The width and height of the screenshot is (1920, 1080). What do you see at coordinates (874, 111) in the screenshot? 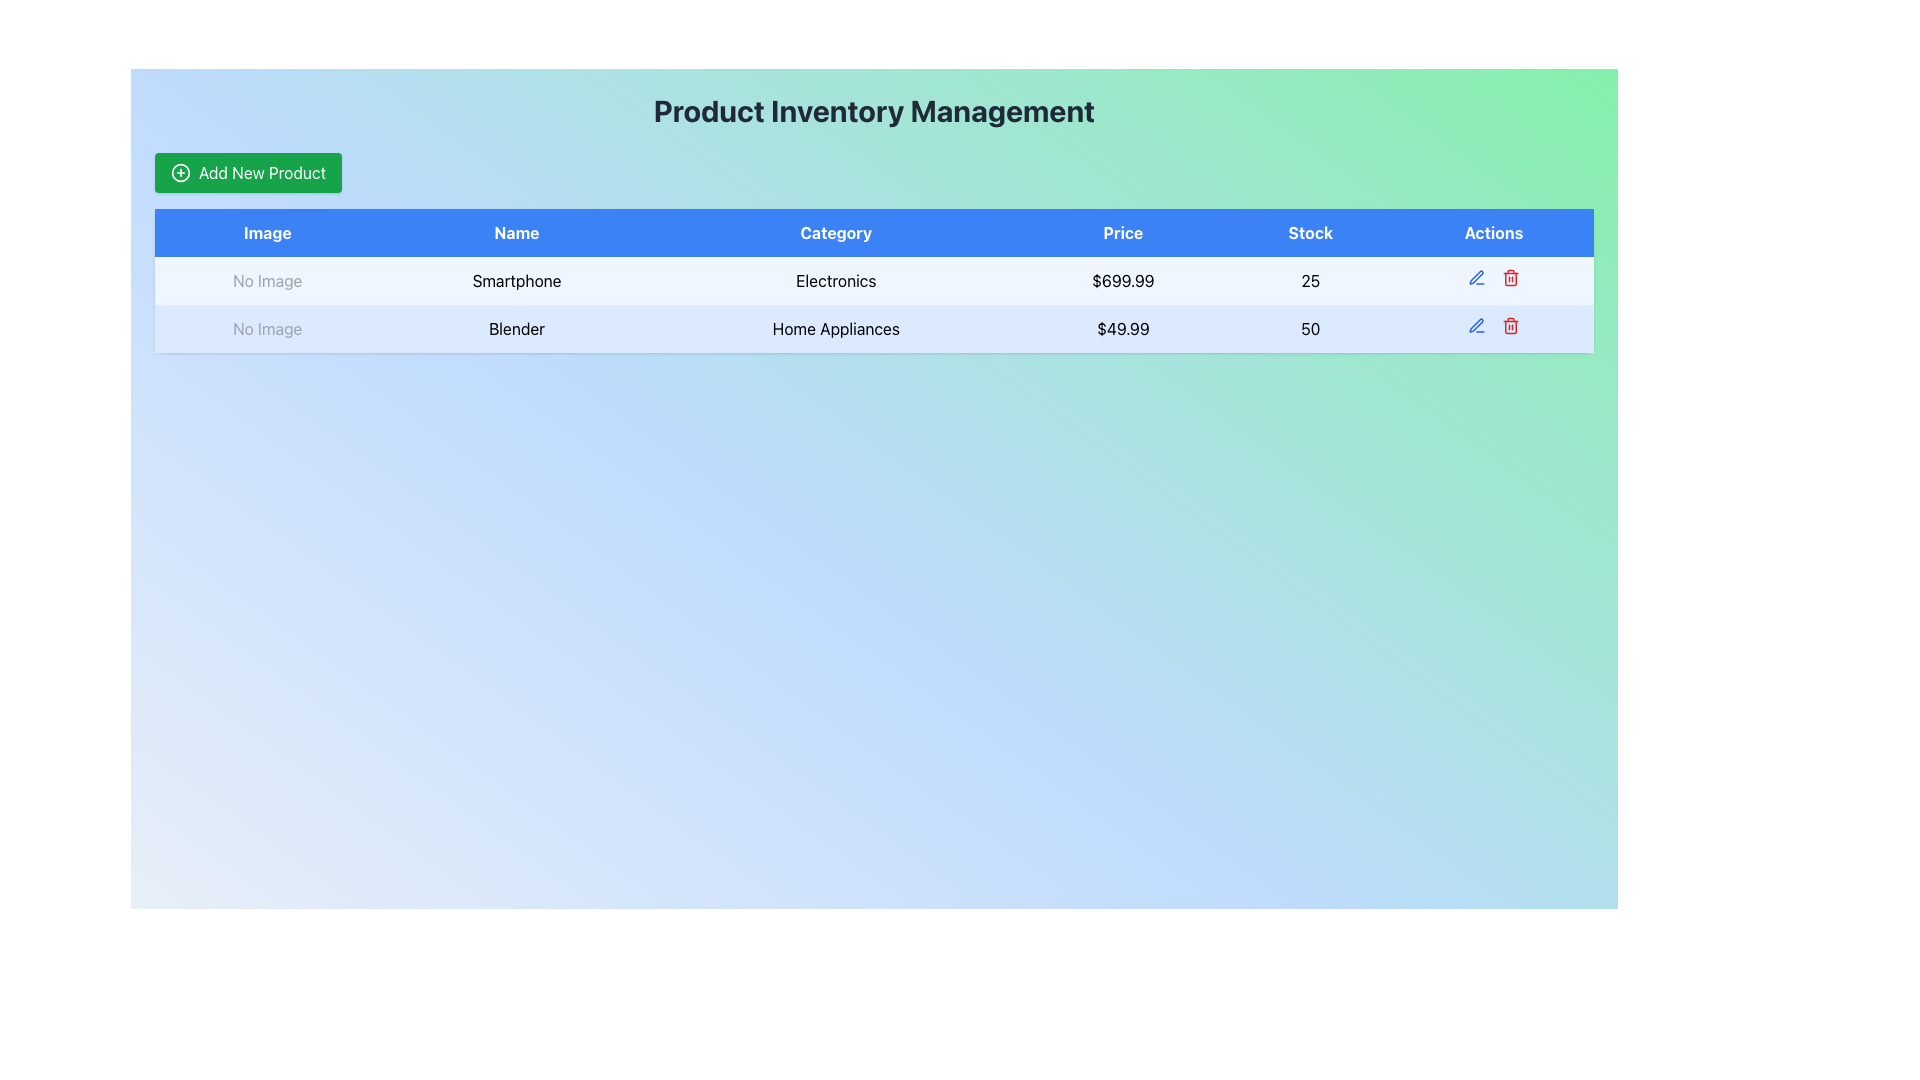
I see `text from the title label located at the top center of the interface, which serves as the main header for the page` at bounding box center [874, 111].